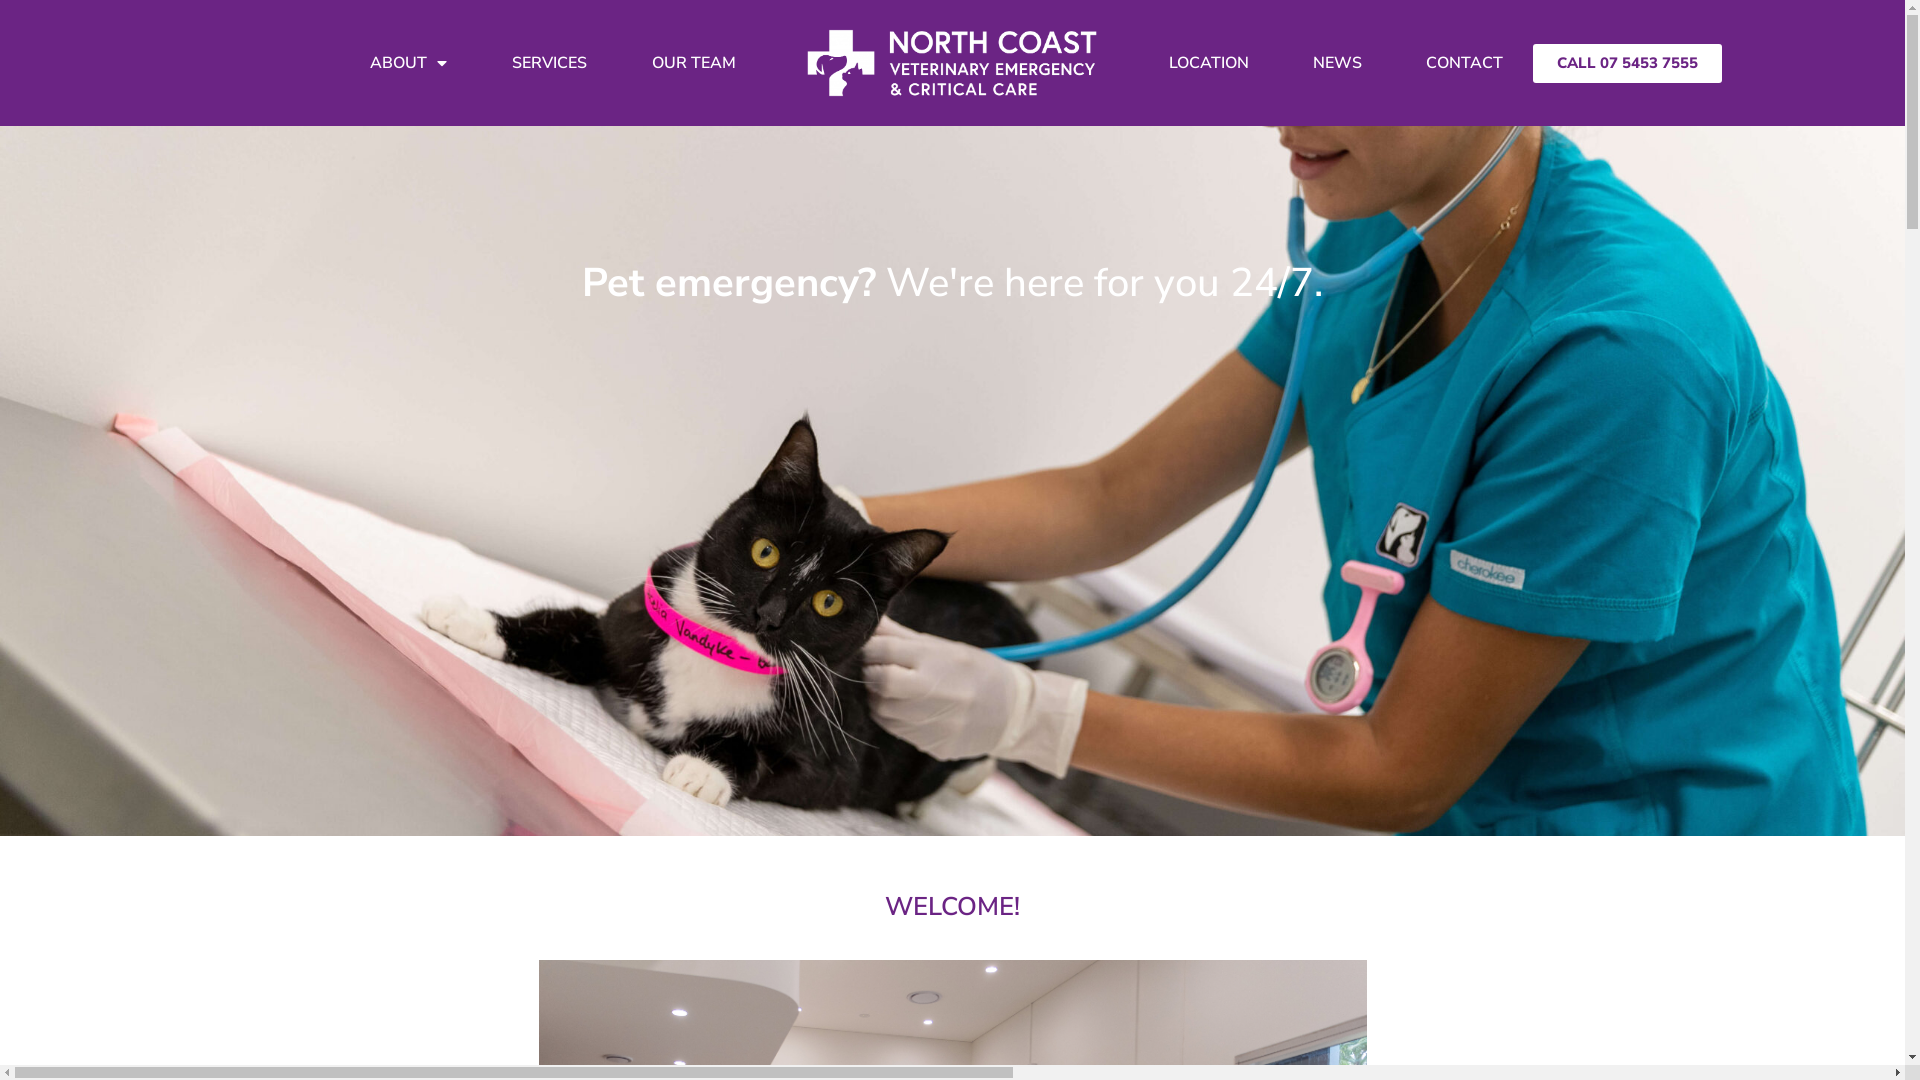 The height and width of the screenshot is (1080, 1920). I want to click on 'CALL 07 5453 7555', so click(1627, 62).